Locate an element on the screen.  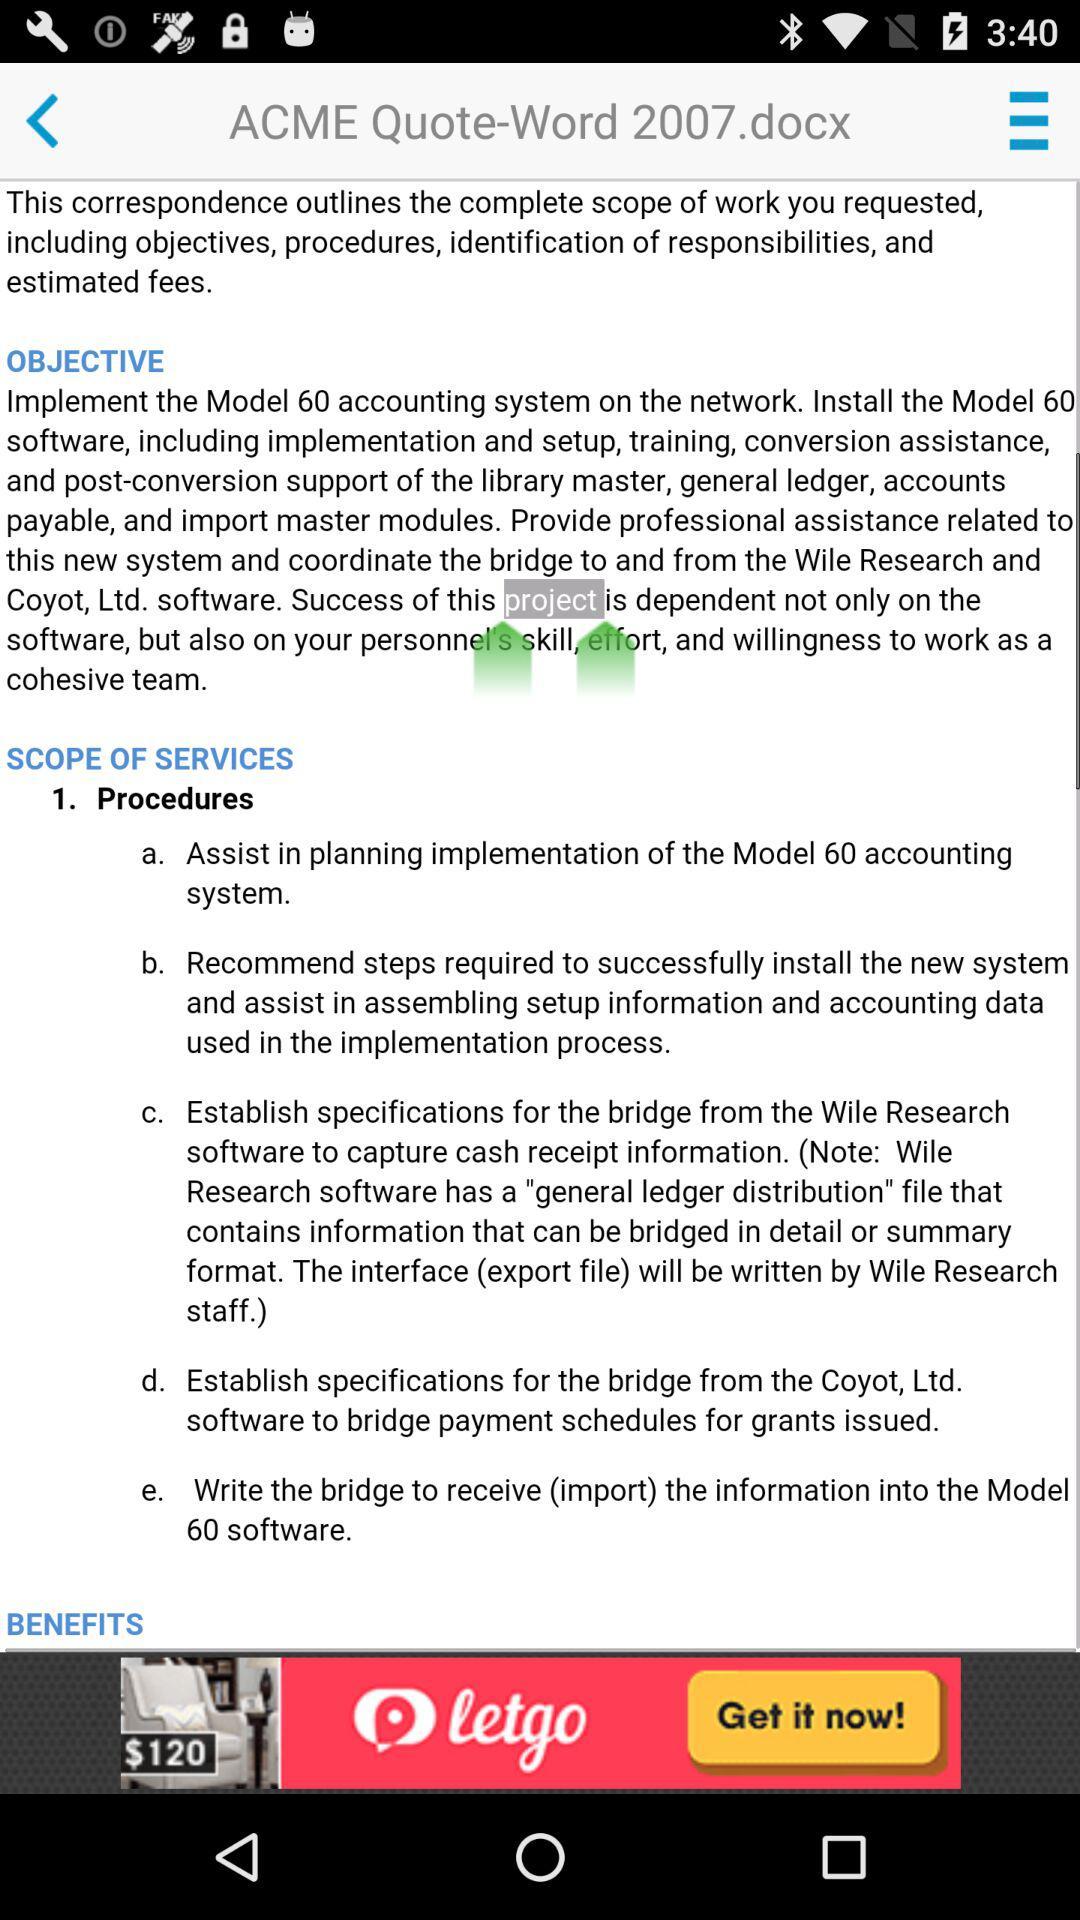
advertisement is located at coordinates (540, 1722).